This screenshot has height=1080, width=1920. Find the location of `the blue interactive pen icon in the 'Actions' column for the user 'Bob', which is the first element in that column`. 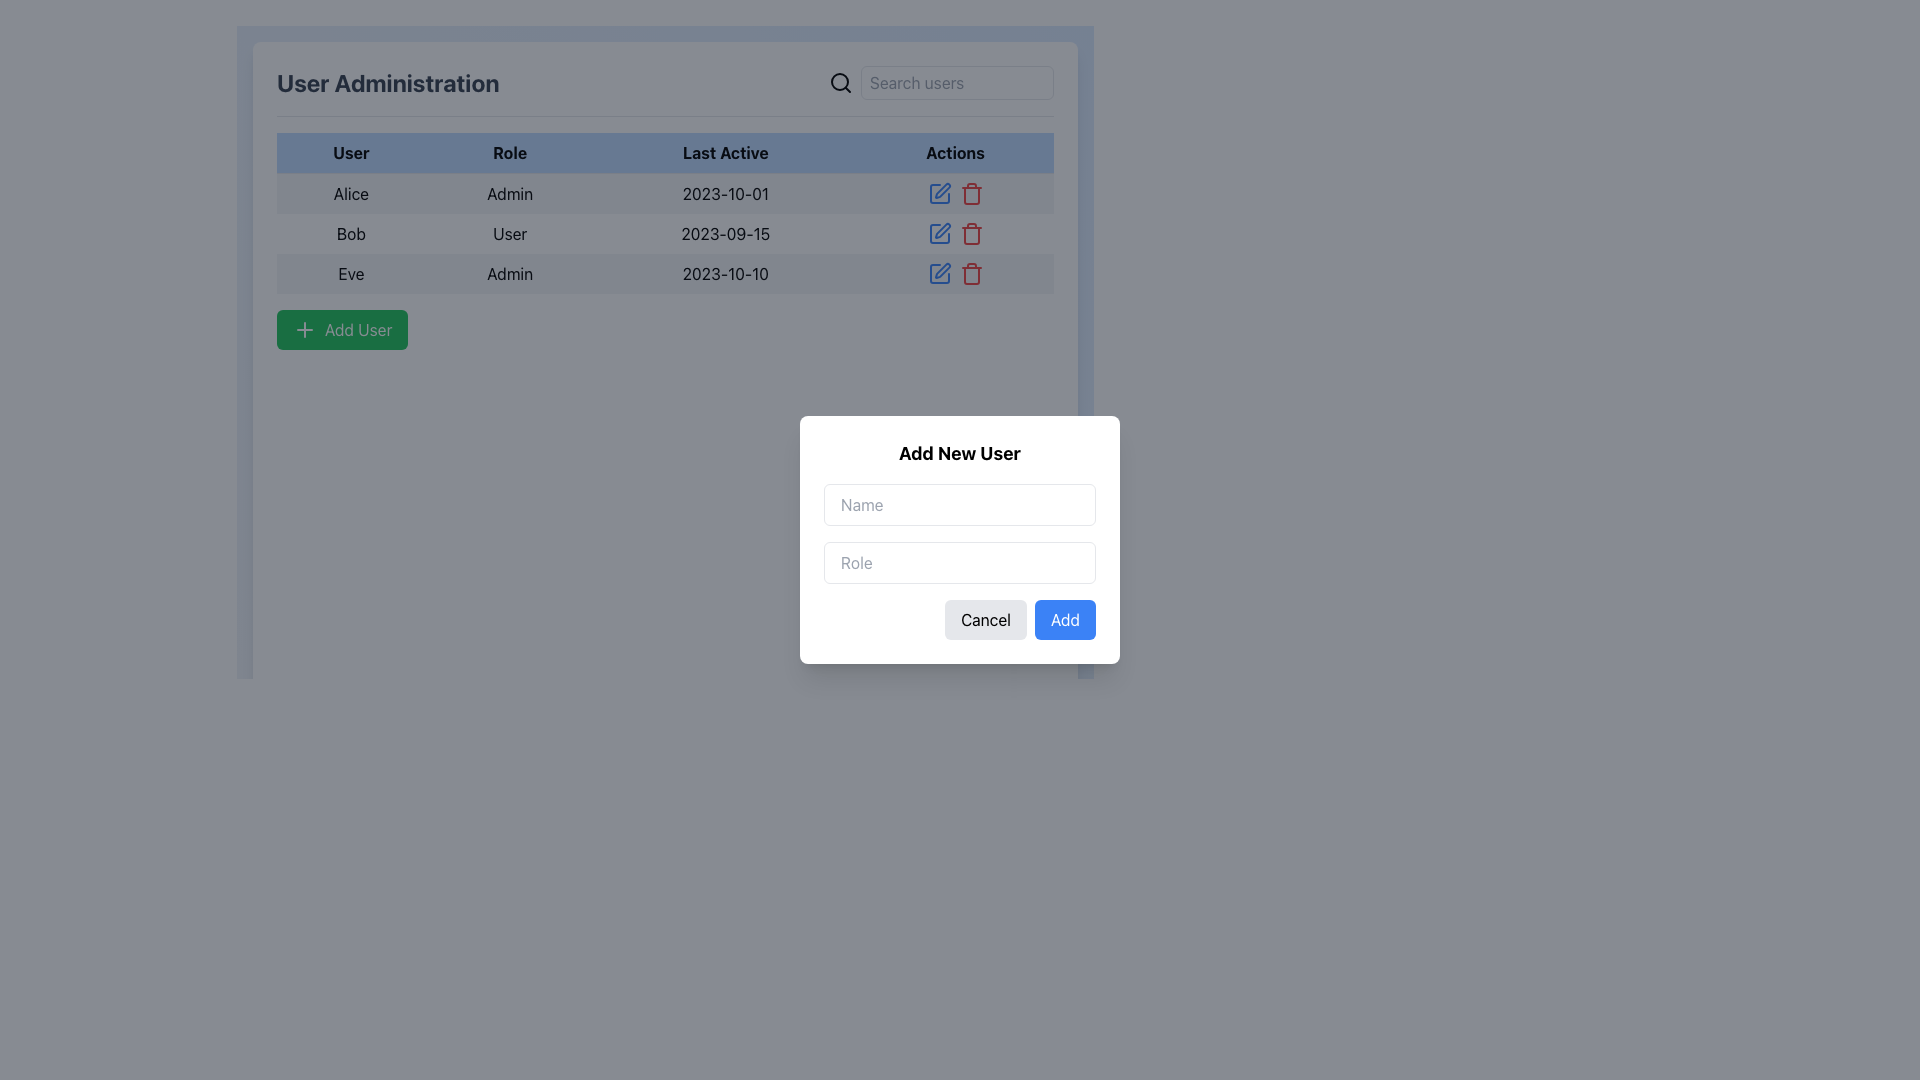

the blue interactive pen icon in the 'Actions' column for the user 'Bob', which is the first element in that column is located at coordinates (938, 233).